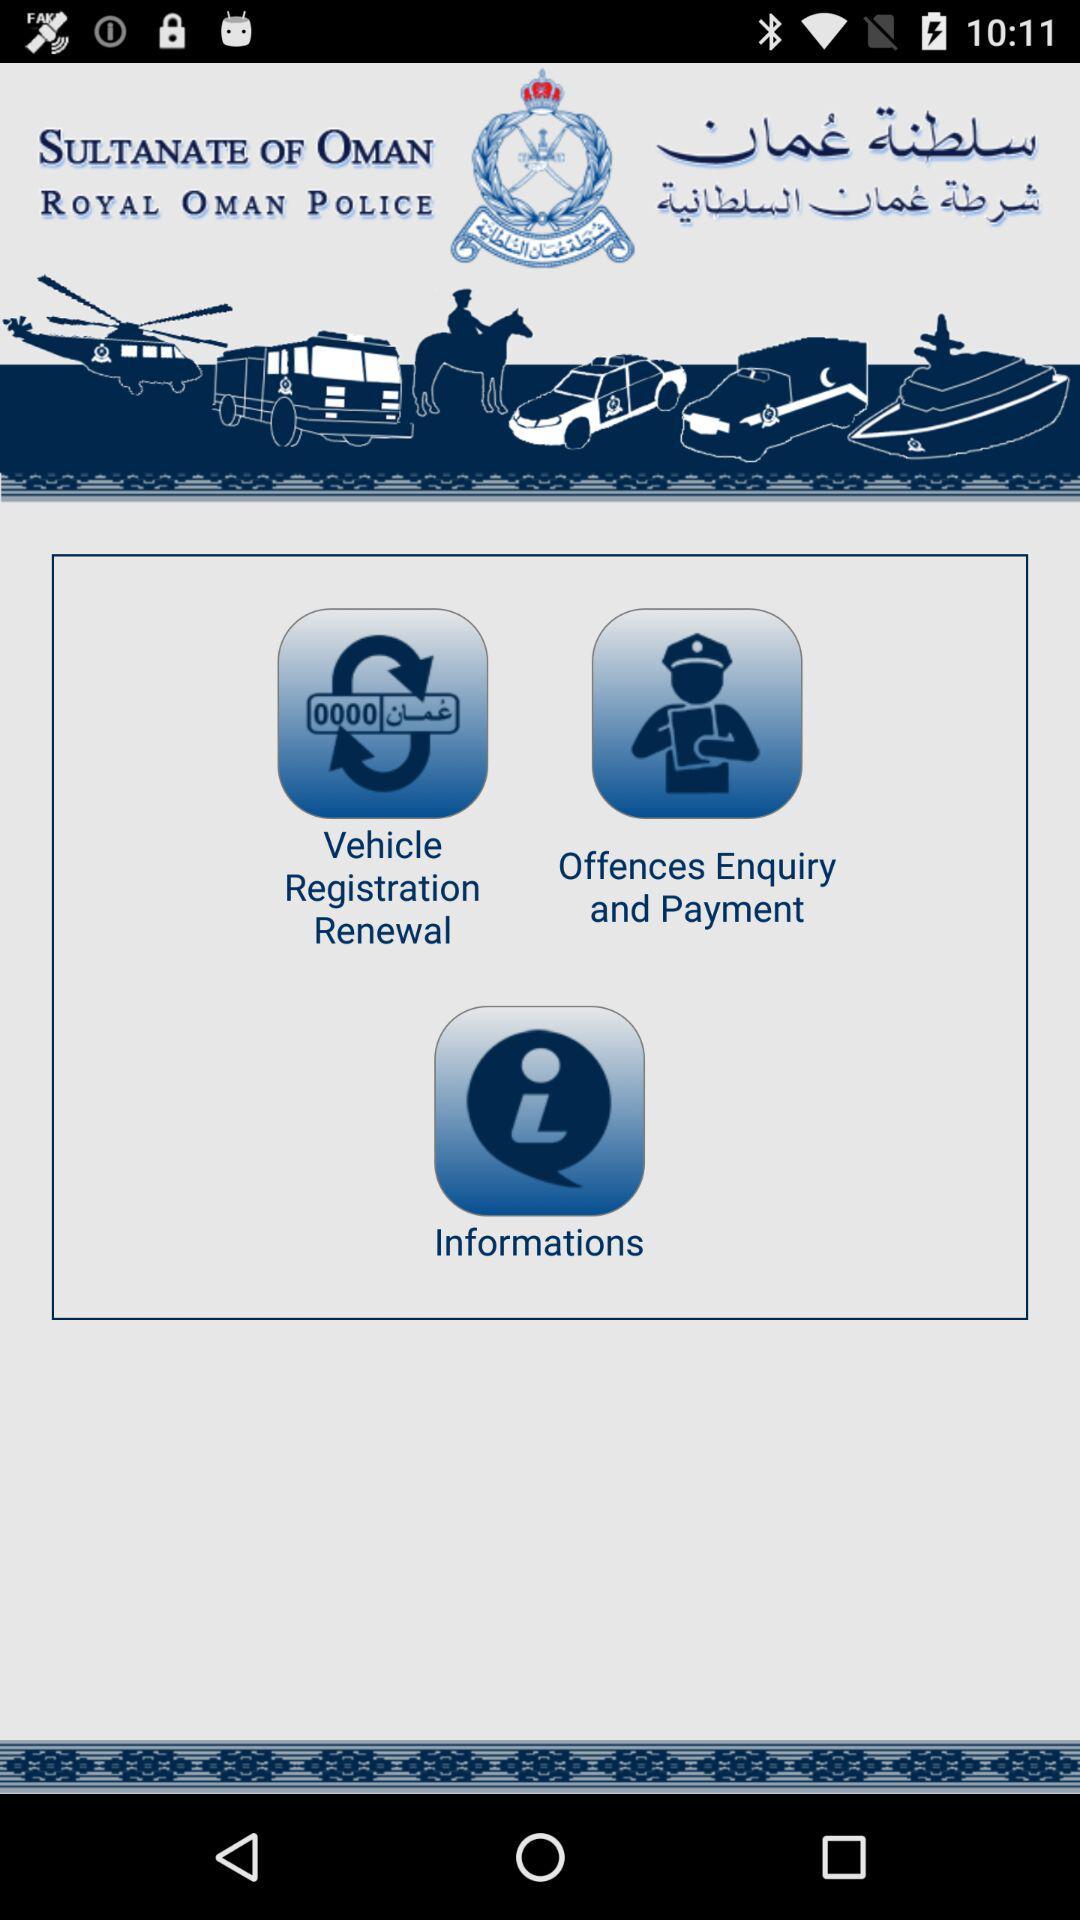  What do you see at coordinates (382, 713) in the screenshot?
I see `shift option` at bounding box center [382, 713].